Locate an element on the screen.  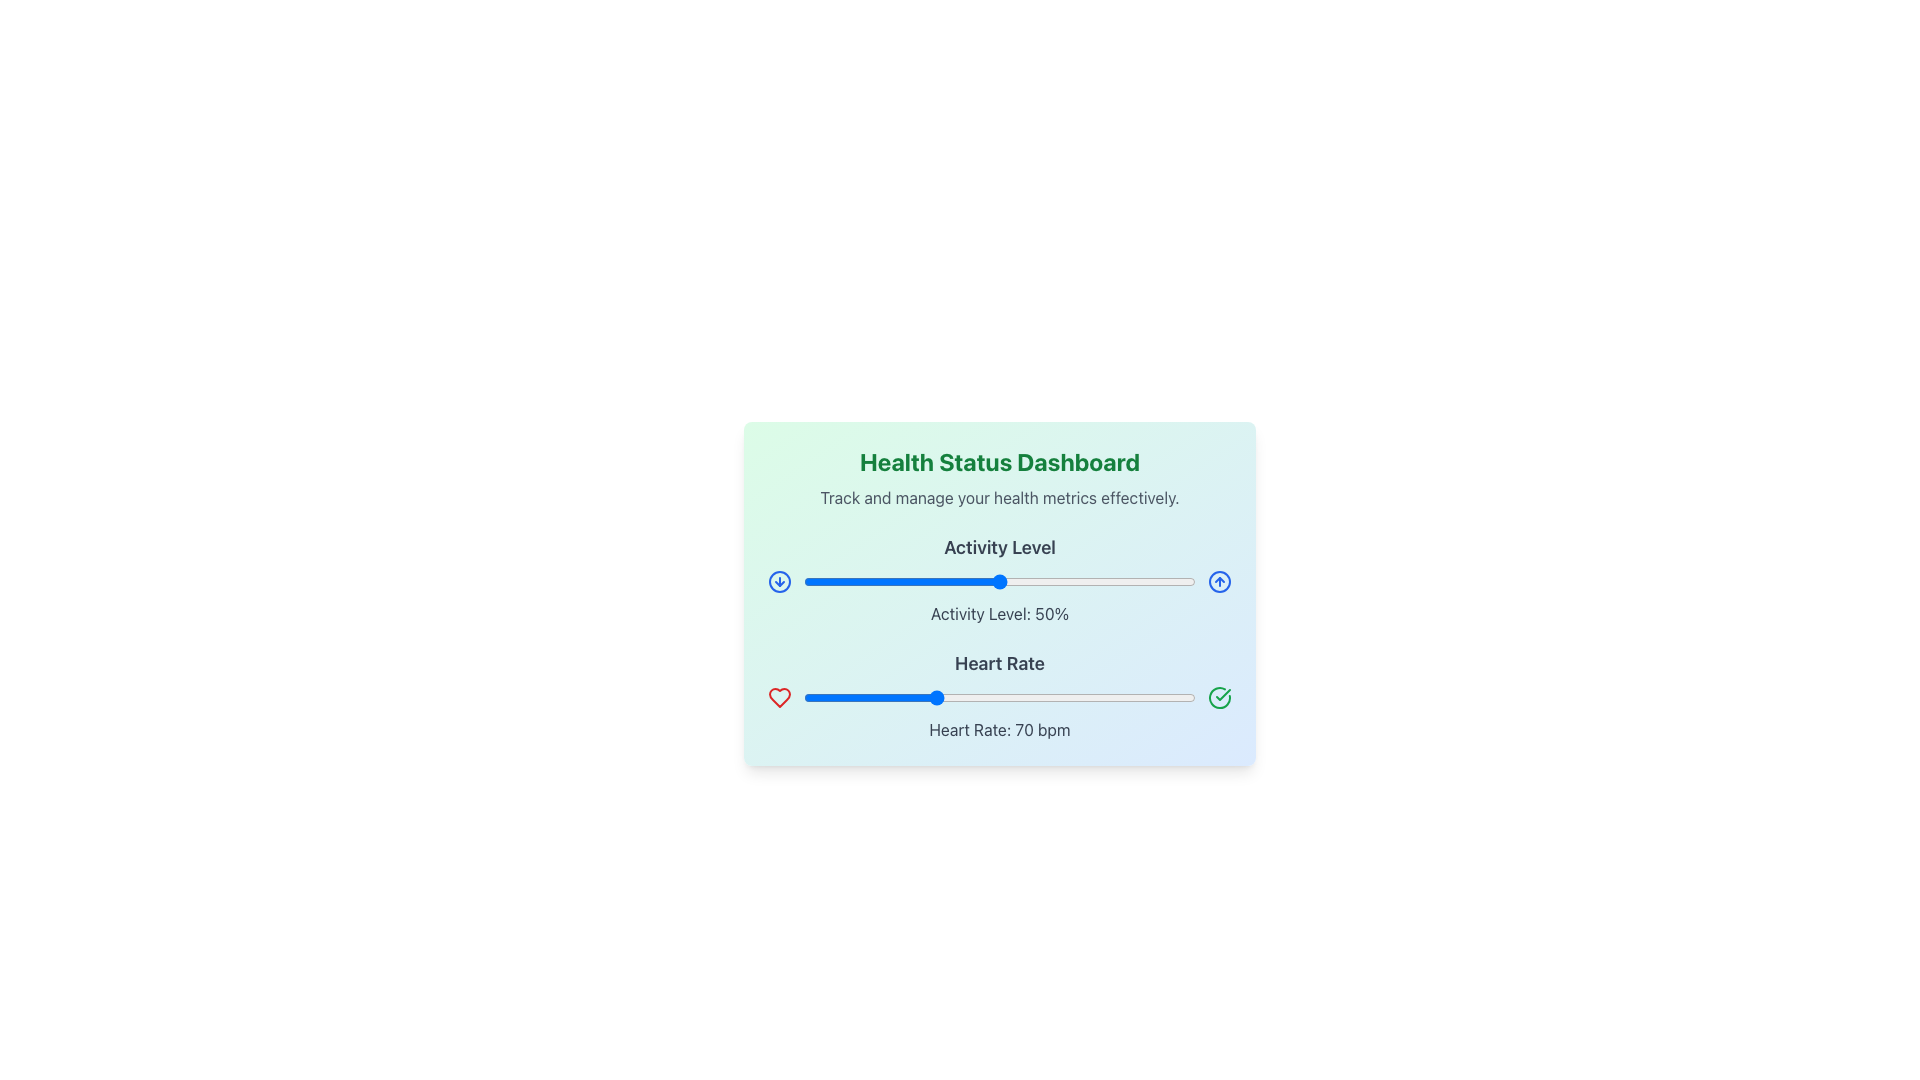
heart rate is located at coordinates (1166, 697).